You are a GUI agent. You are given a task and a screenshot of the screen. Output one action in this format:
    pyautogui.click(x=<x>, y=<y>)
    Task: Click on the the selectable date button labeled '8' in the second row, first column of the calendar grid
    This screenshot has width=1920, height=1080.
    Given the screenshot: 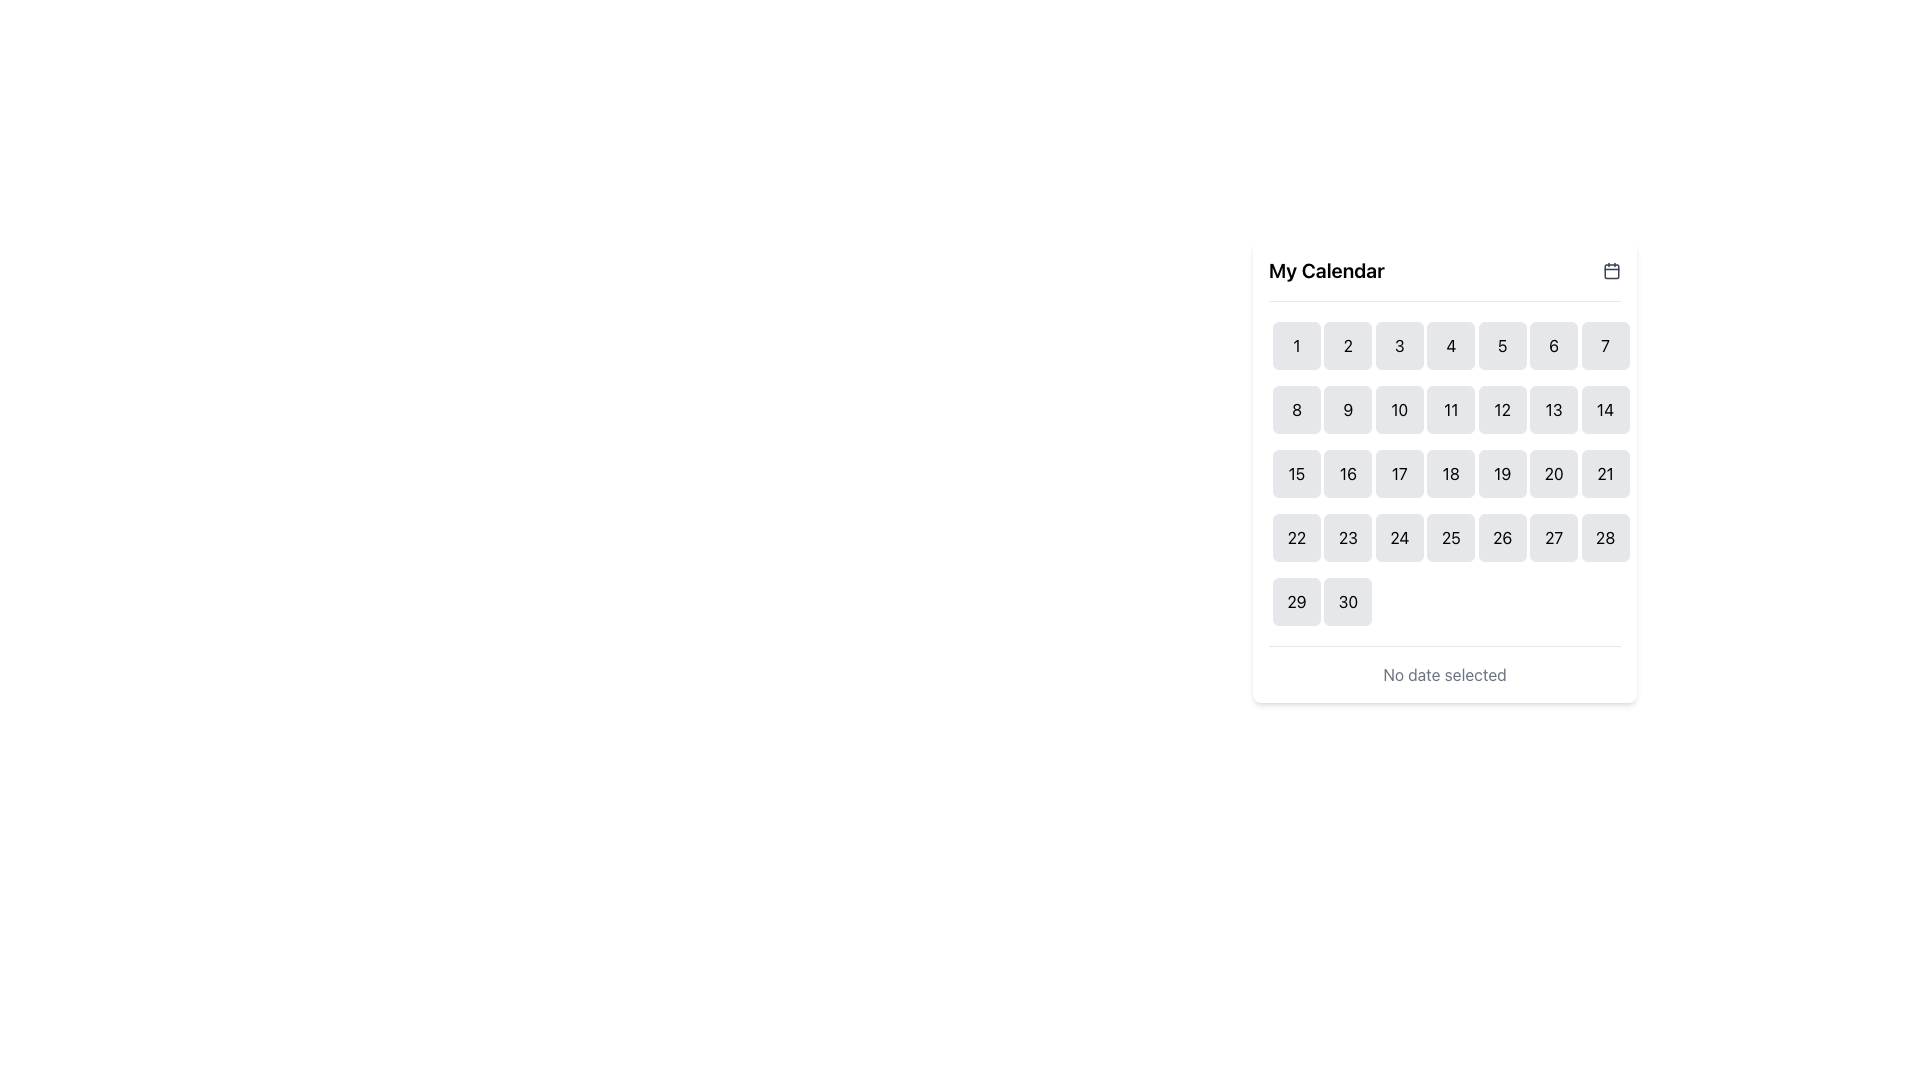 What is the action you would take?
    pyautogui.click(x=1296, y=408)
    